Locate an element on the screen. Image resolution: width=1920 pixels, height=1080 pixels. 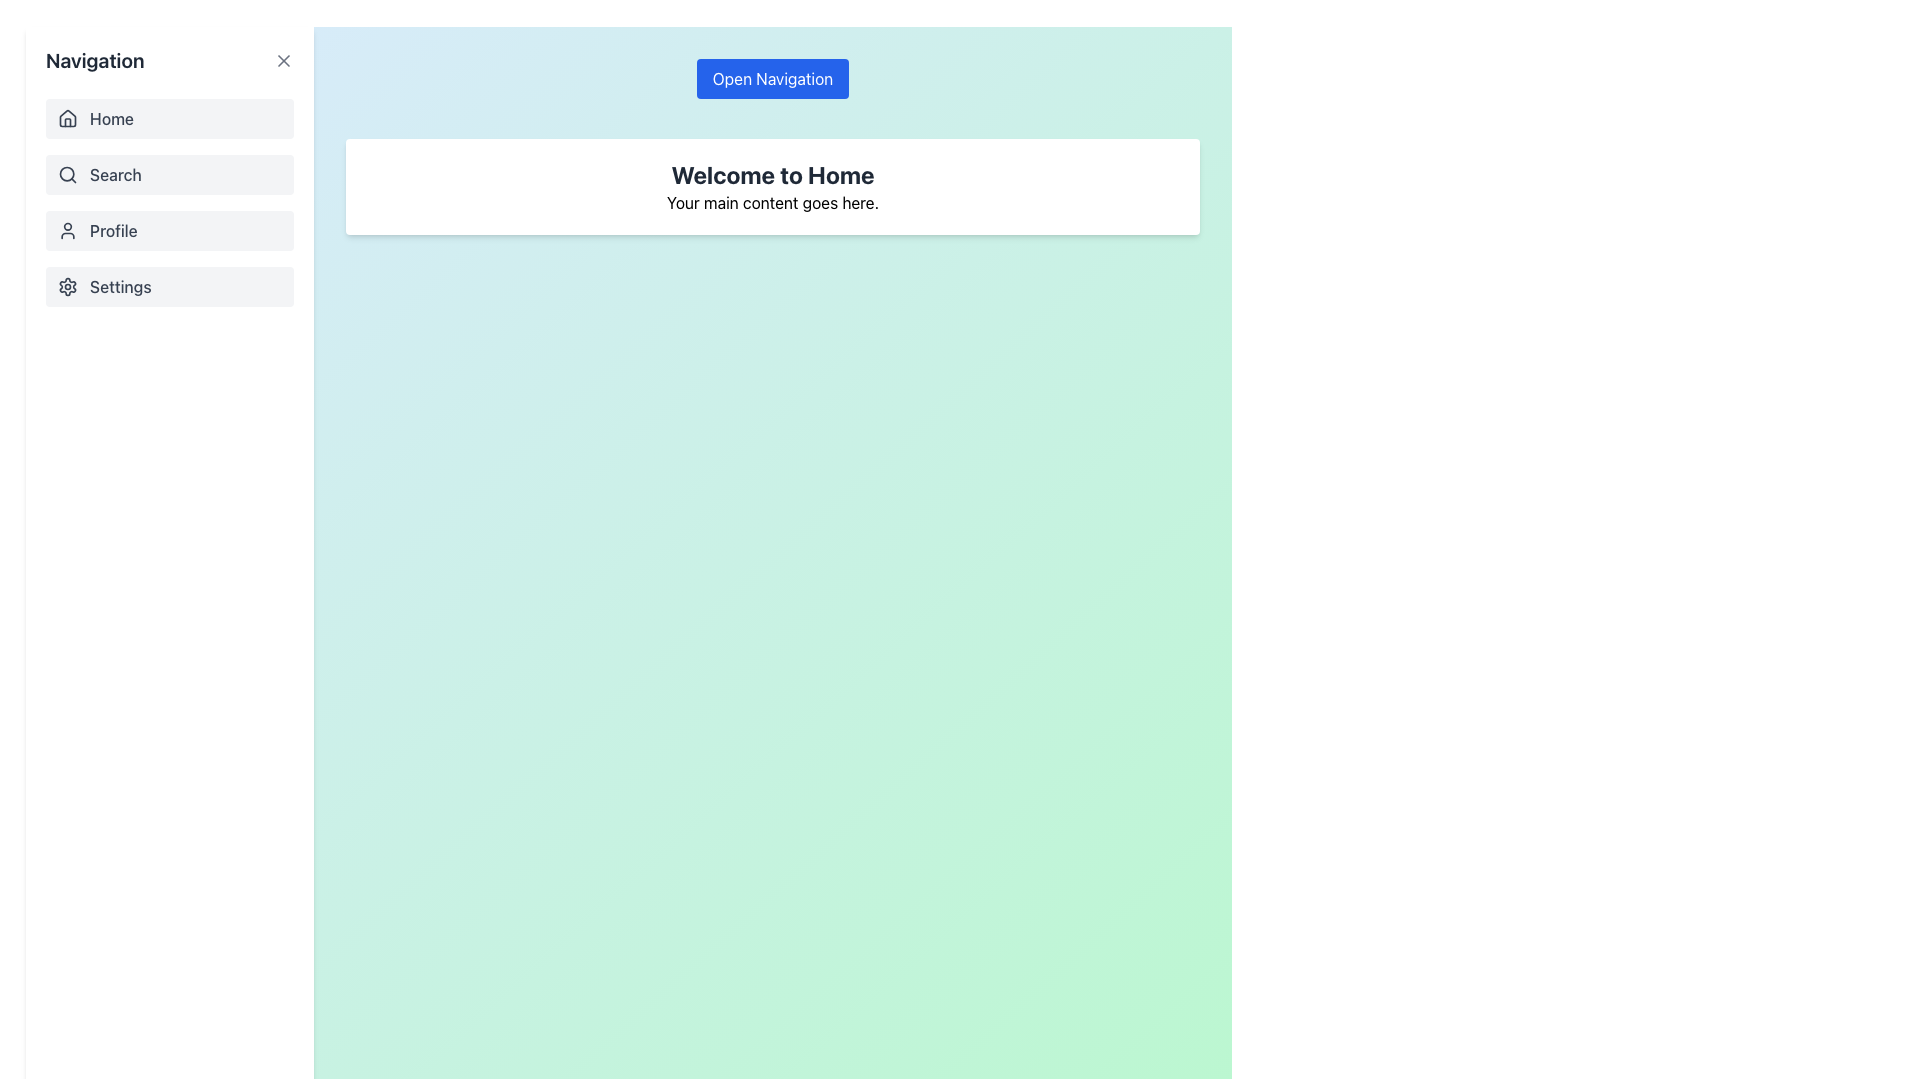
the 'Profile' button located on the left navigation panel, which is the third item in the vertical list is located at coordinates (169, 230).